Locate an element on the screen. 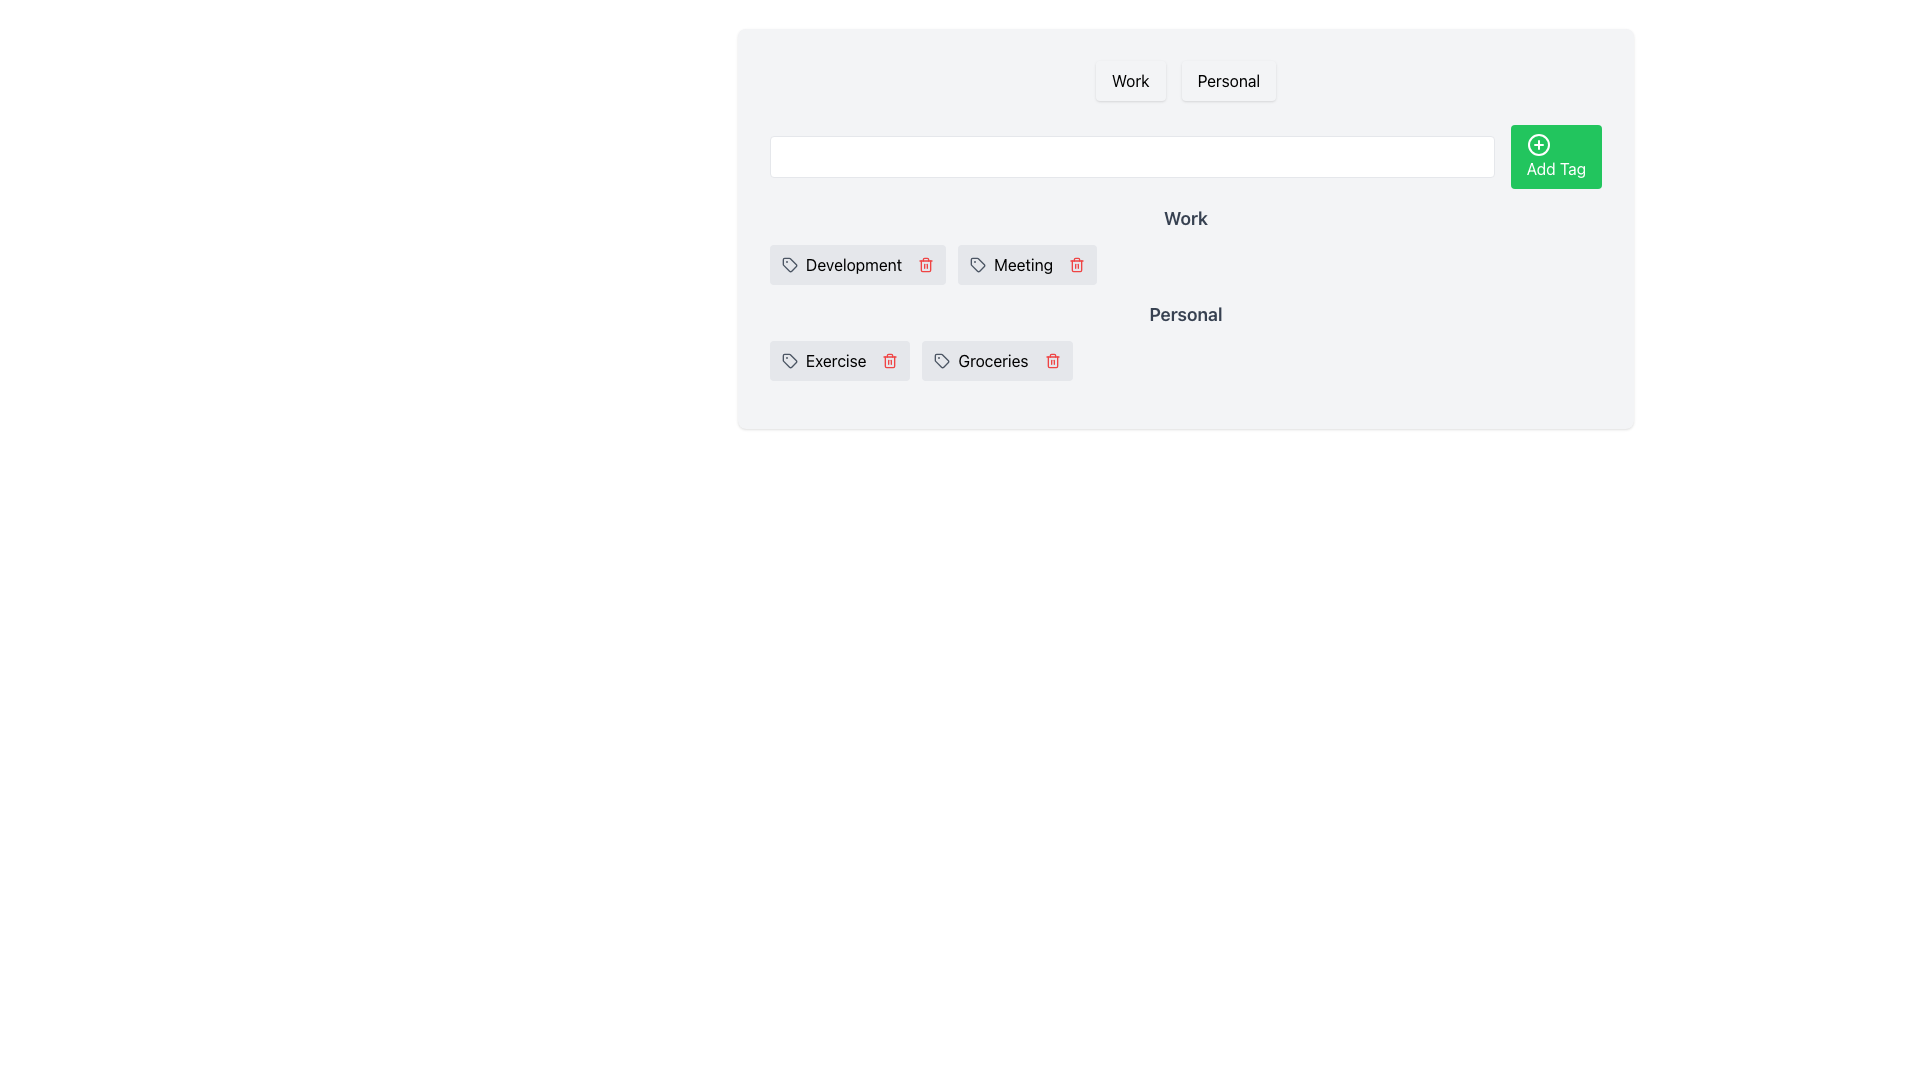  the stylized tag-shaped icon with a gray outline located to the left of the 'Groceries' label in the 'Personal' section to invoke the associated action is located at coordinates (940, 358).